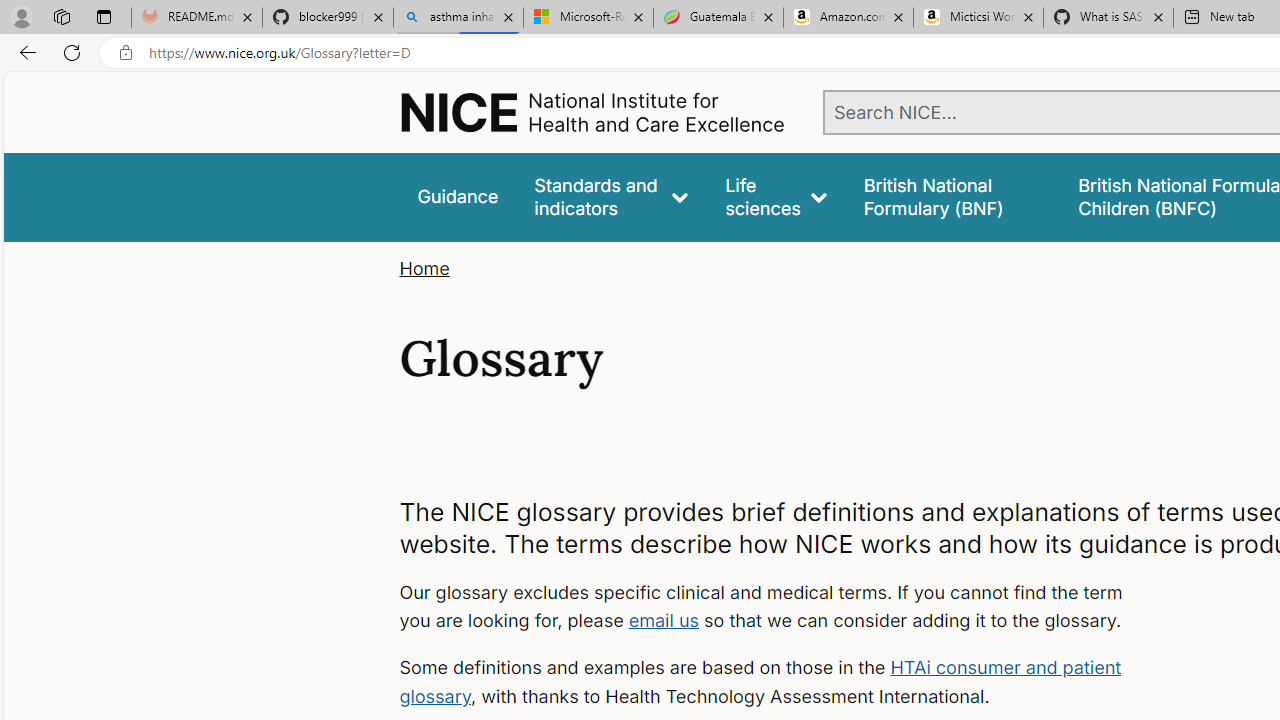 This screenshot has width=1280, height=720. Describe the element at coordinates (664, 620) in the screenshot. I see `'email us'` at that location.